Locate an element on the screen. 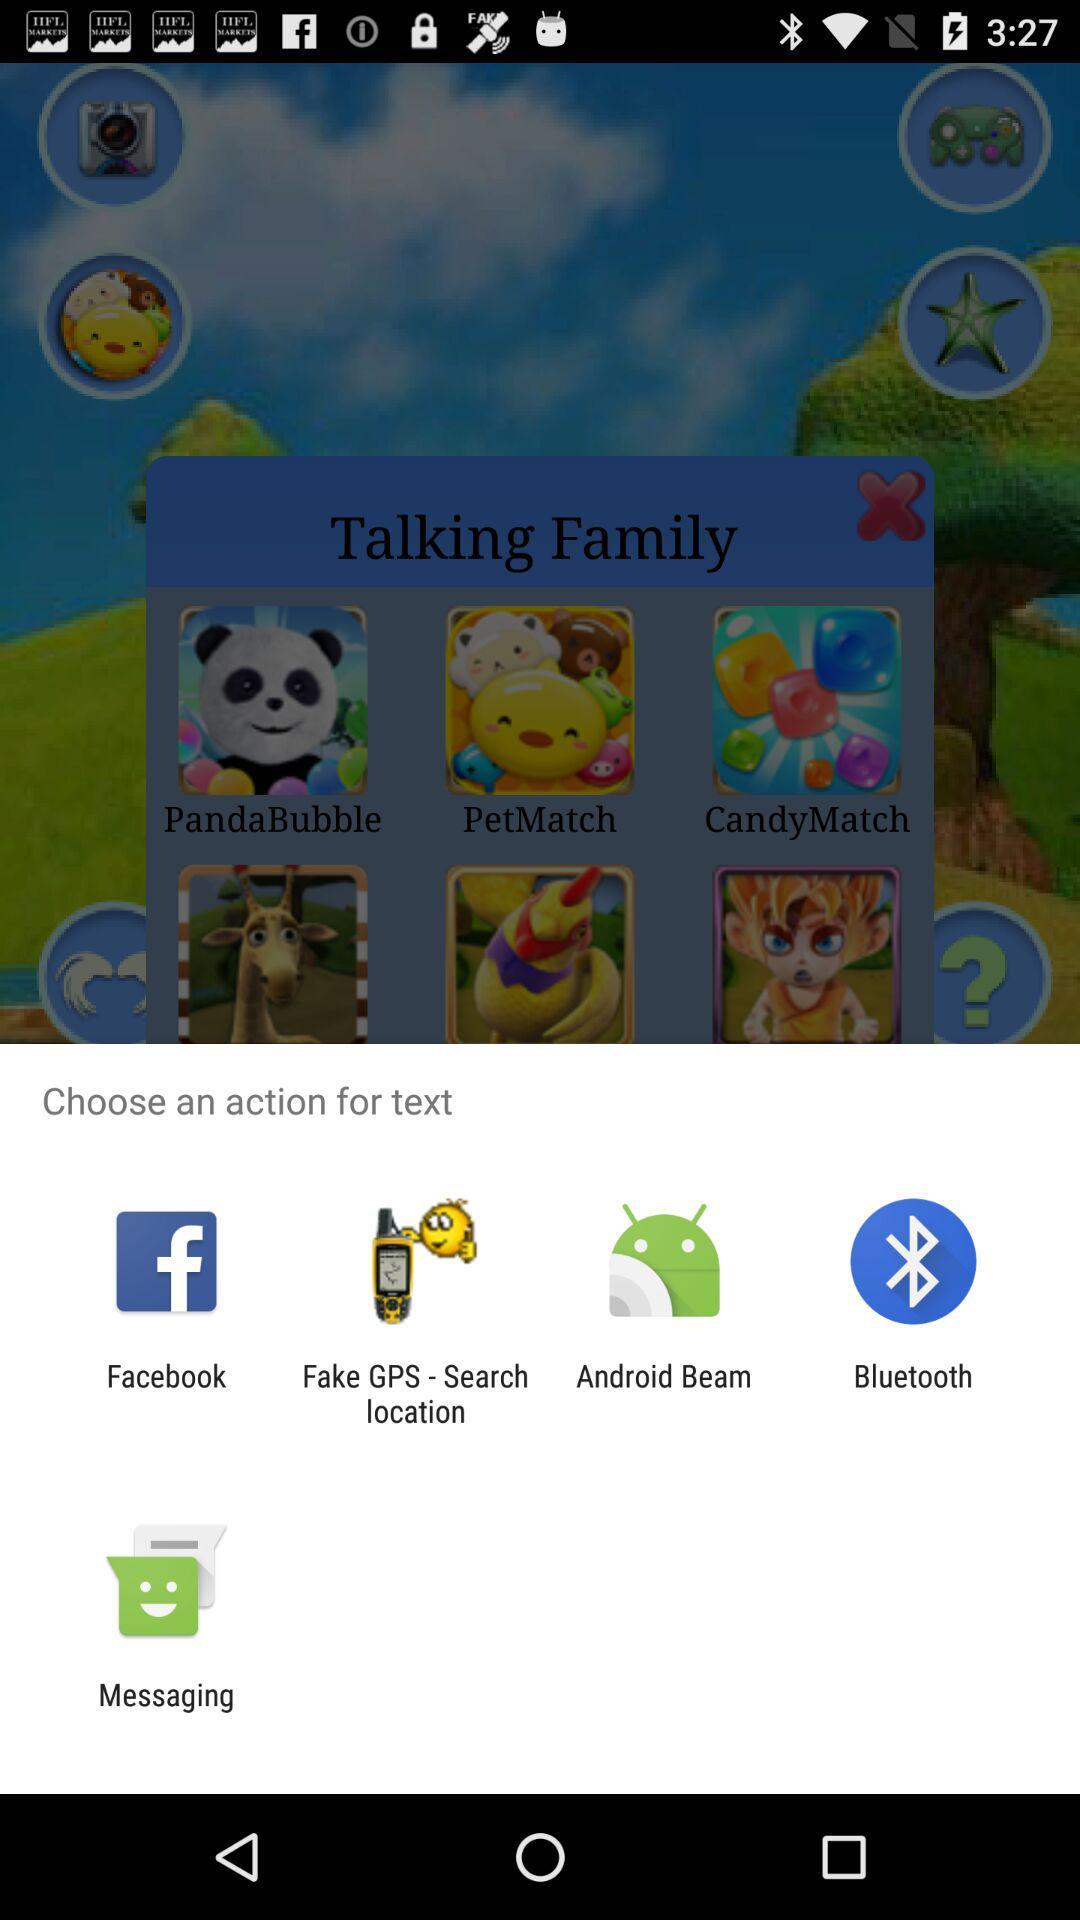  the app to the left of the fake gps search is located at coordinates (165, 1392).